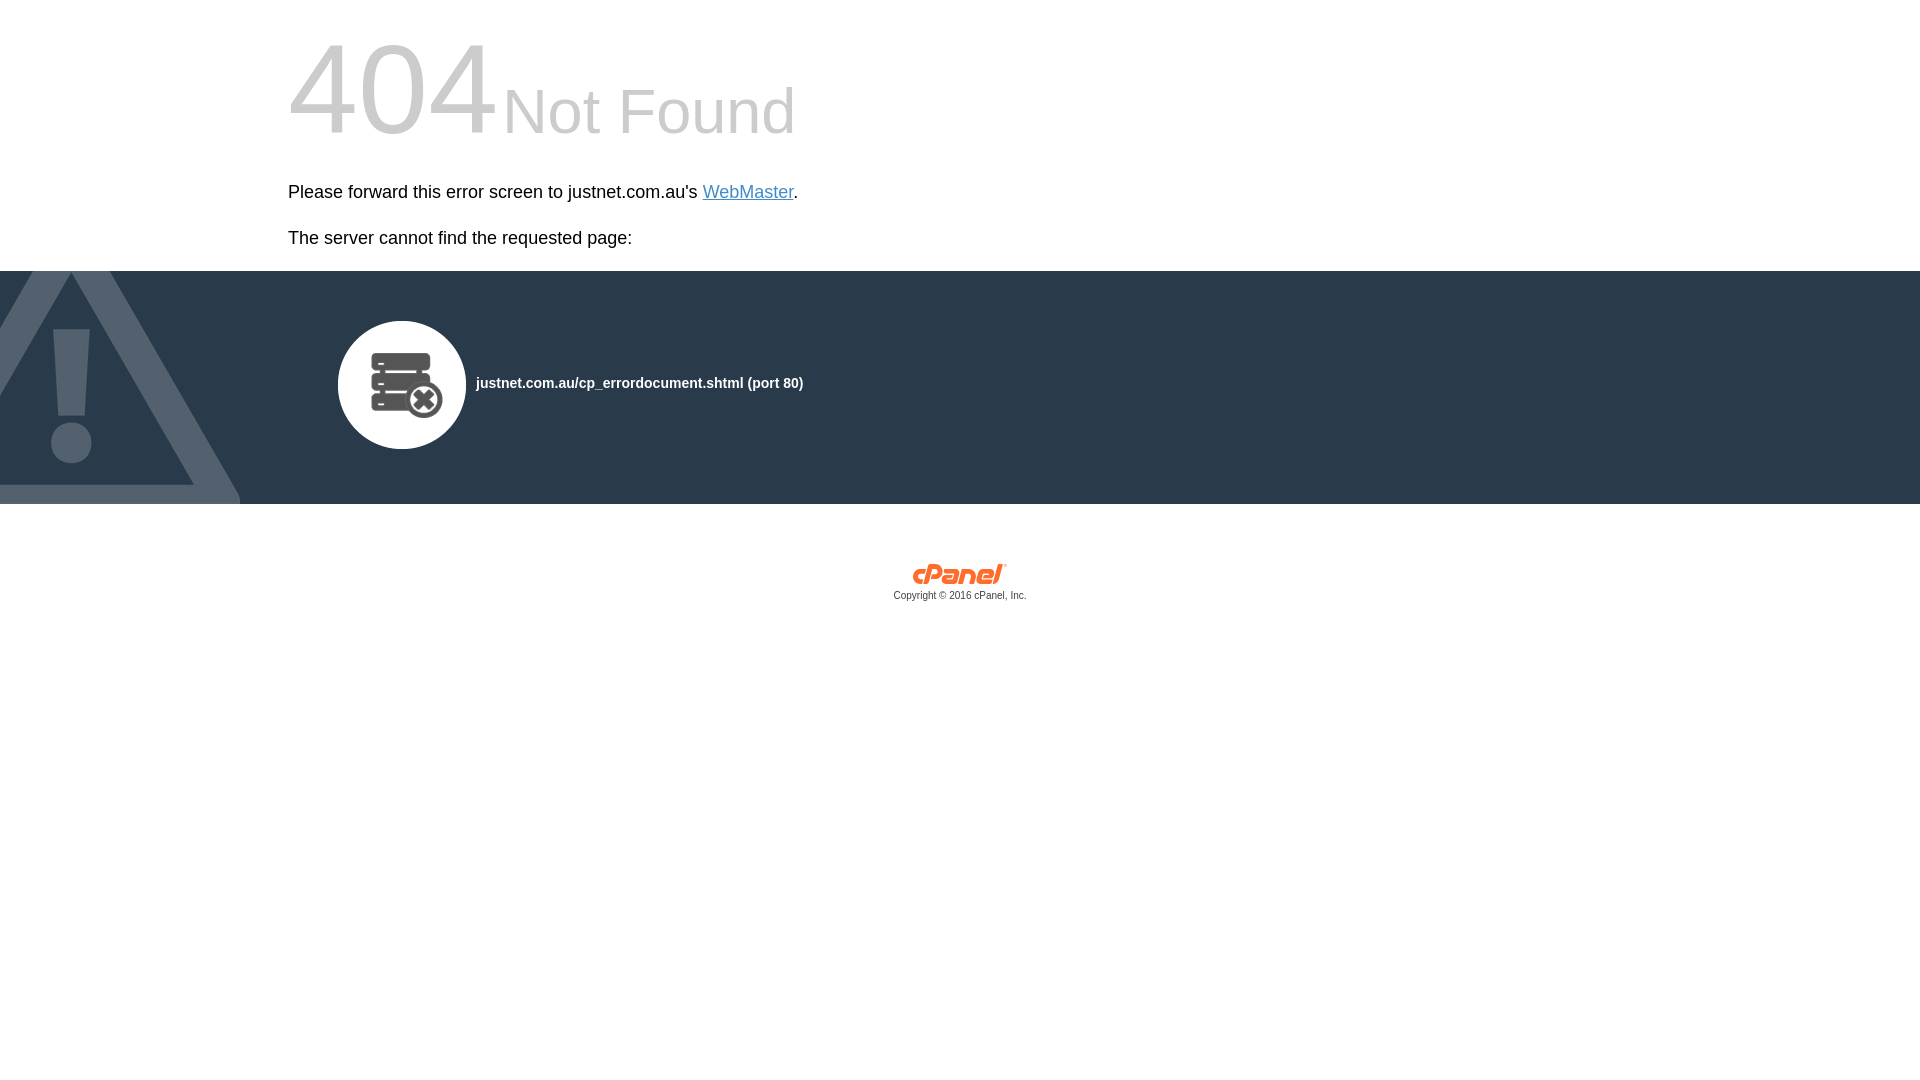 The width and height of the screenshot is (1920, 1080). I want to click on 'WebMaster', so click(747, 192).